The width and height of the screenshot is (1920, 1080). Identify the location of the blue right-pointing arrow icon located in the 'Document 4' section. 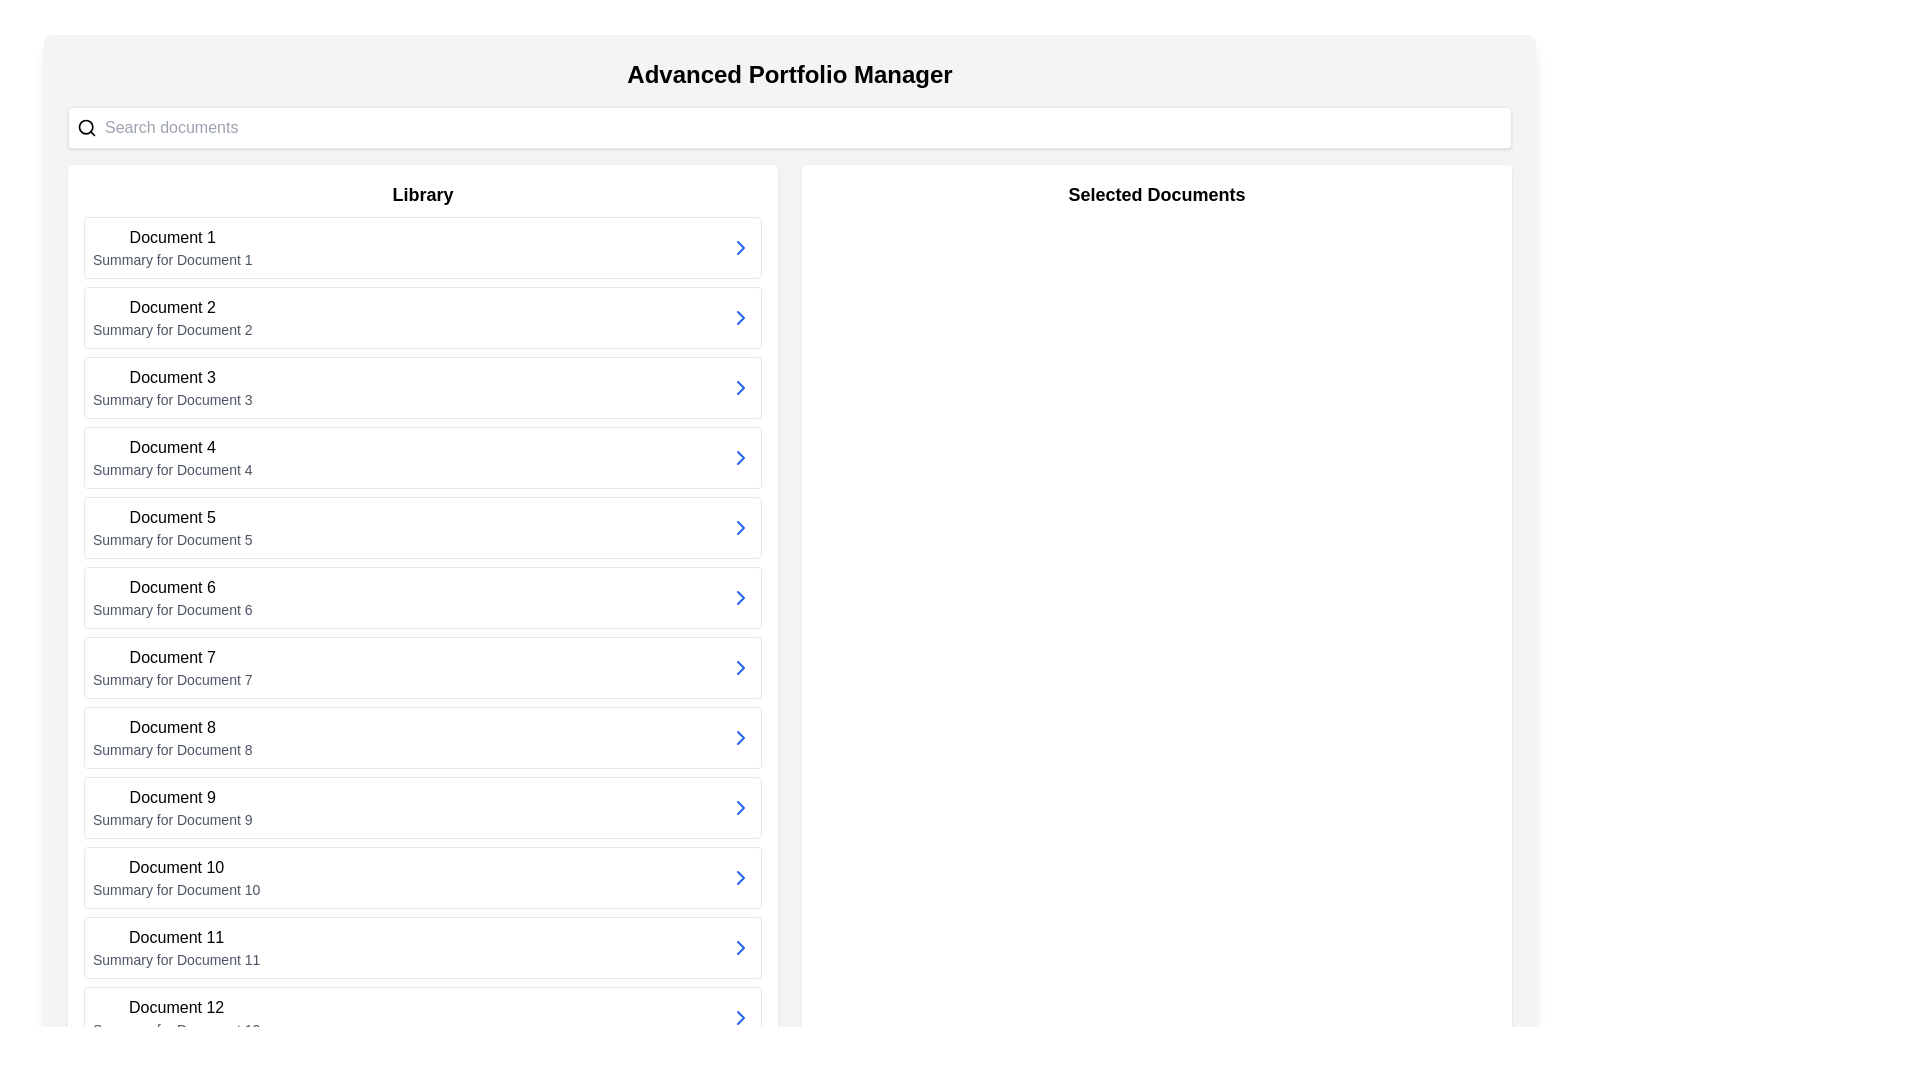
(739, 458).